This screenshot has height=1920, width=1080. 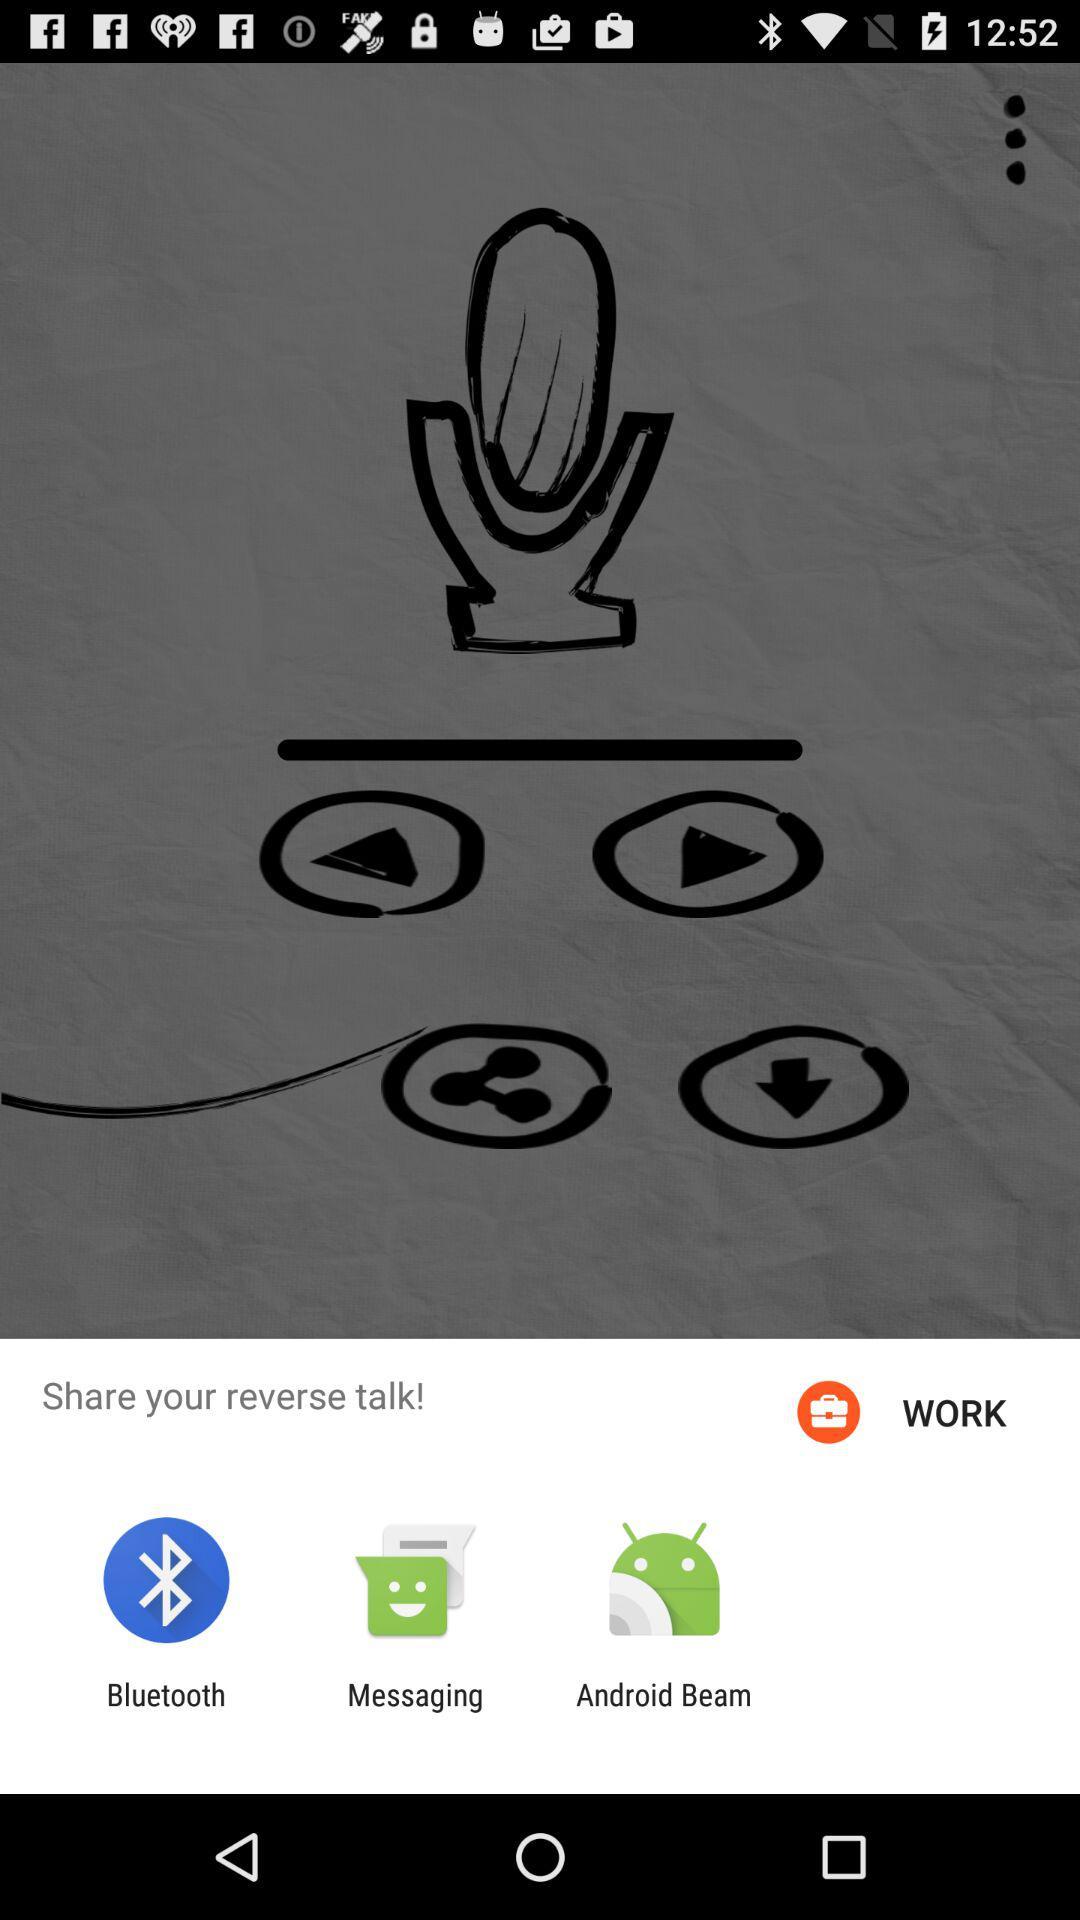 I want to click on icon to the left of android beam icon, so click(x=414, y=1711).